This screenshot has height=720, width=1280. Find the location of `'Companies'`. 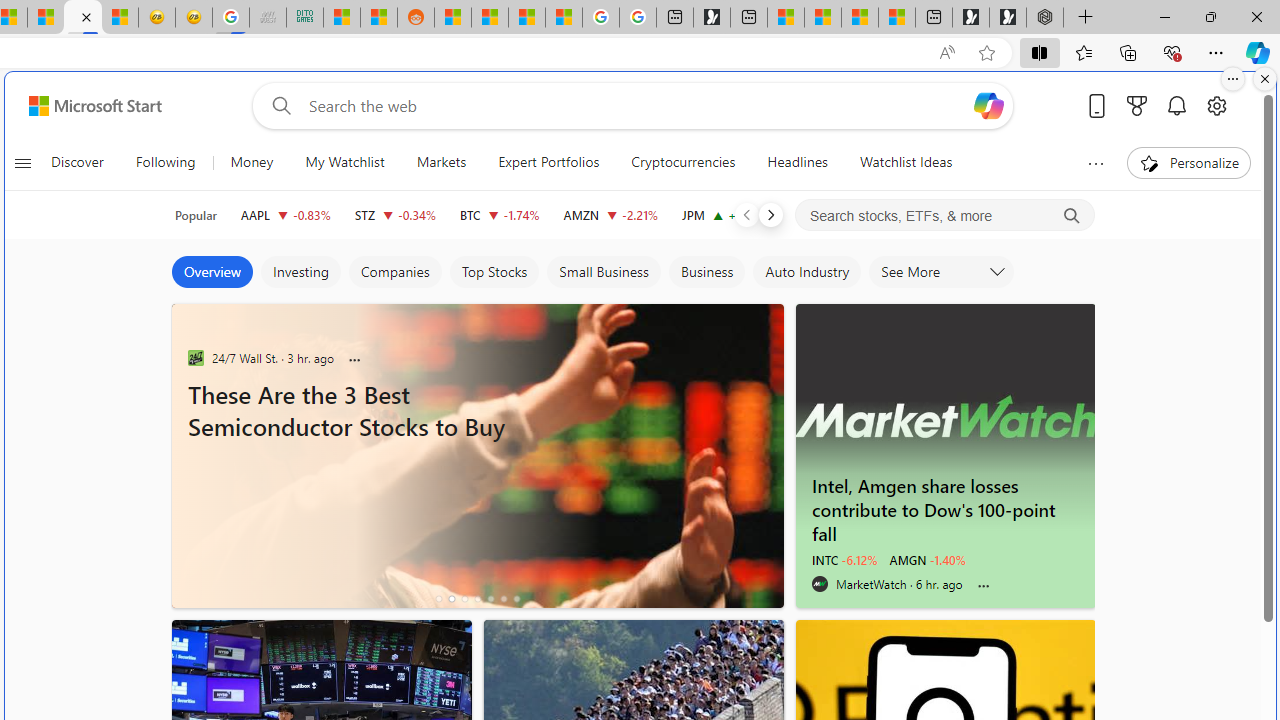

'Companies' is located at coordinates (394, 272).